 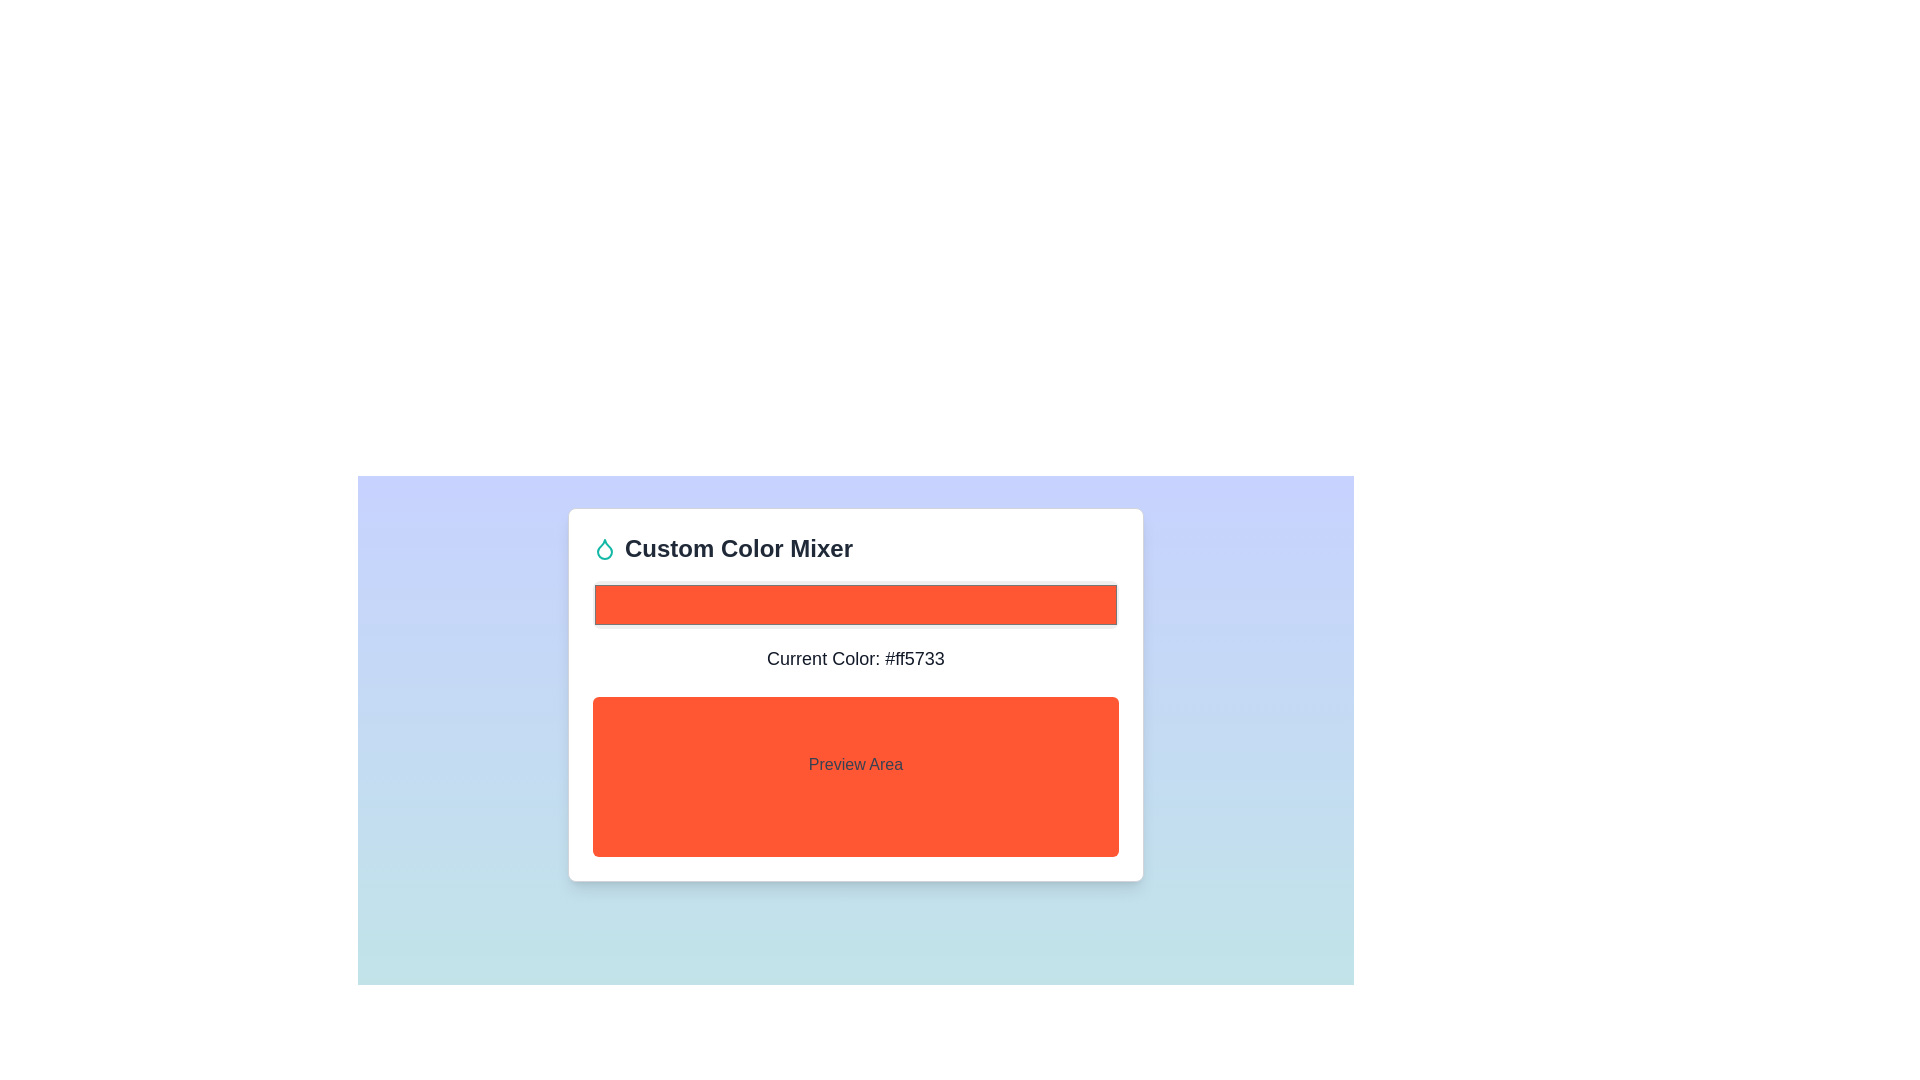 I want to click on the Decorative icon, which is a small water droplet-shaped icon filled with a gradient teal color, located to the left of the 'Custom Color Mixer' header in the white panel at the top of the application interface, so click(x=603, y=549).